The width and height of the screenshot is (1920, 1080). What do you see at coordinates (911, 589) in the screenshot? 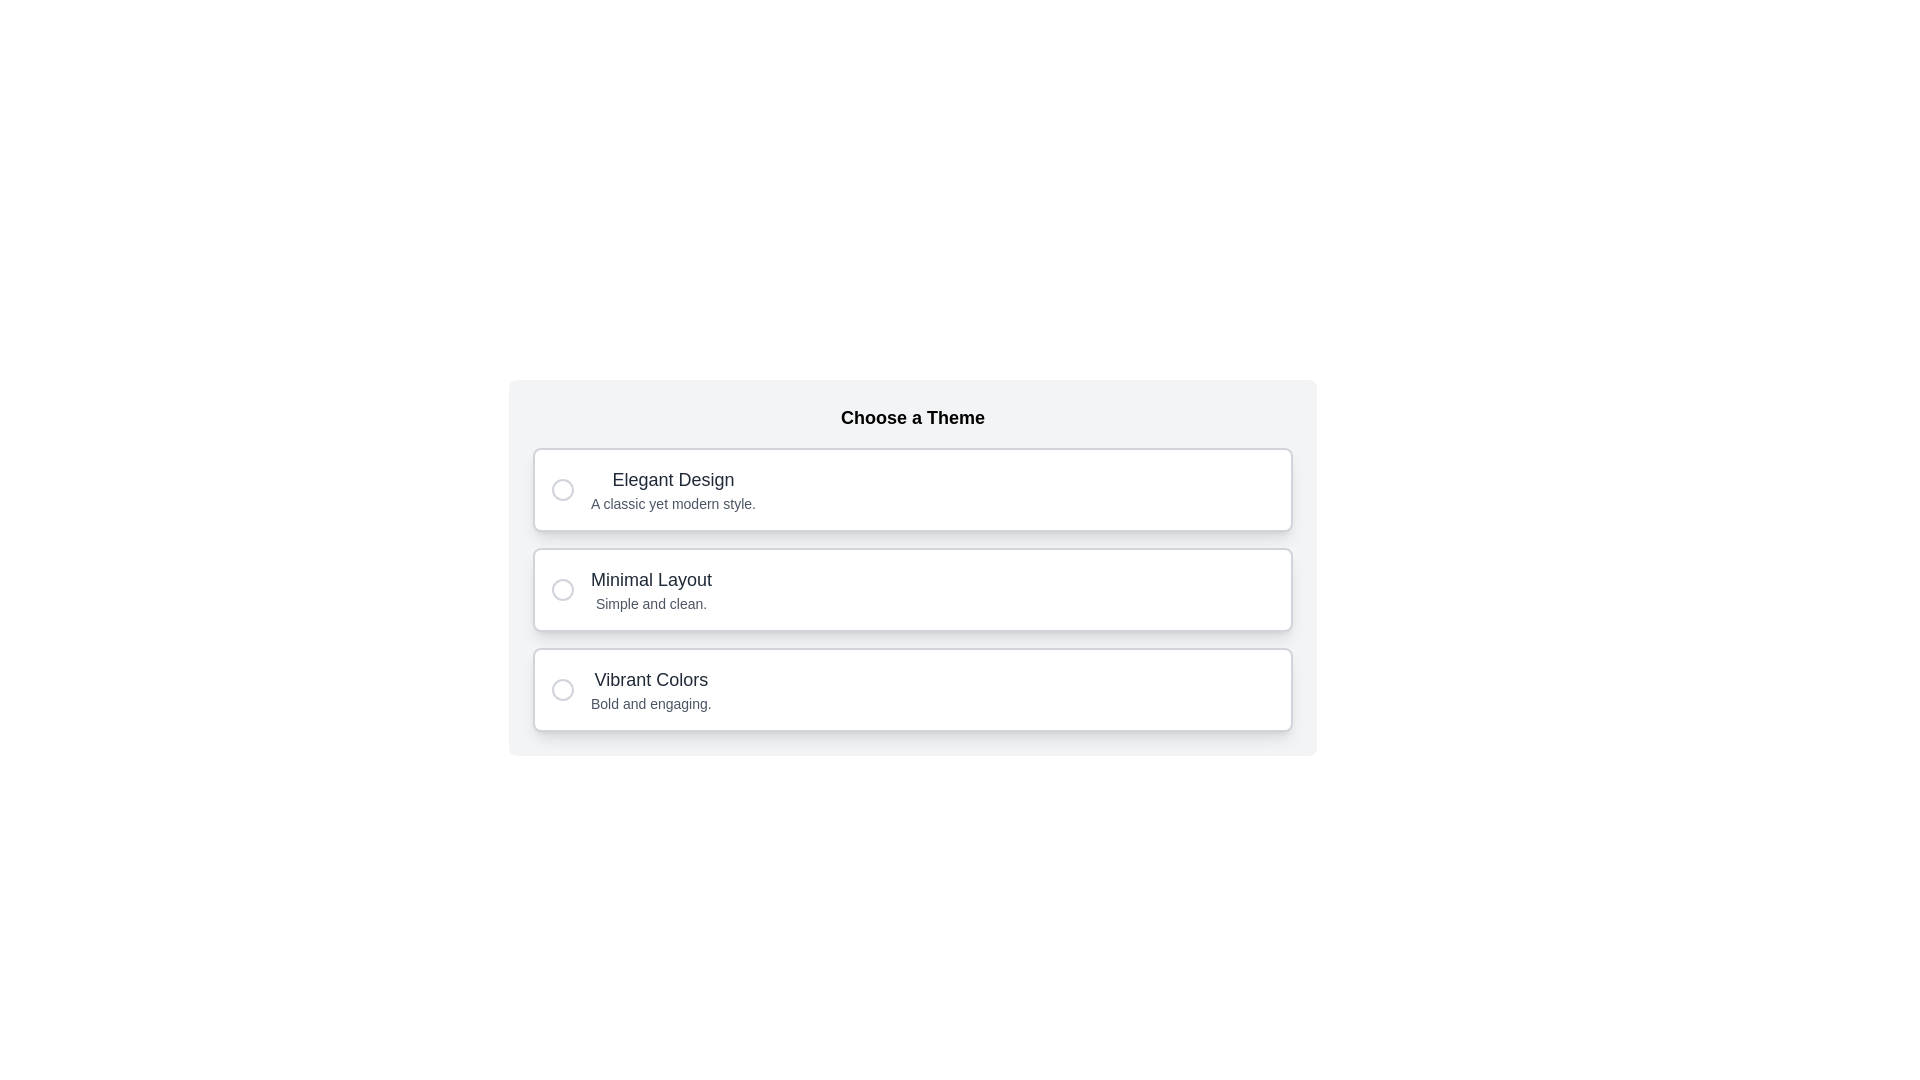
I see `the 'Minimal Layout' selectable option within the theme selection interface, which provides a simple and clean choice for users` at bounding box center [911, 589].